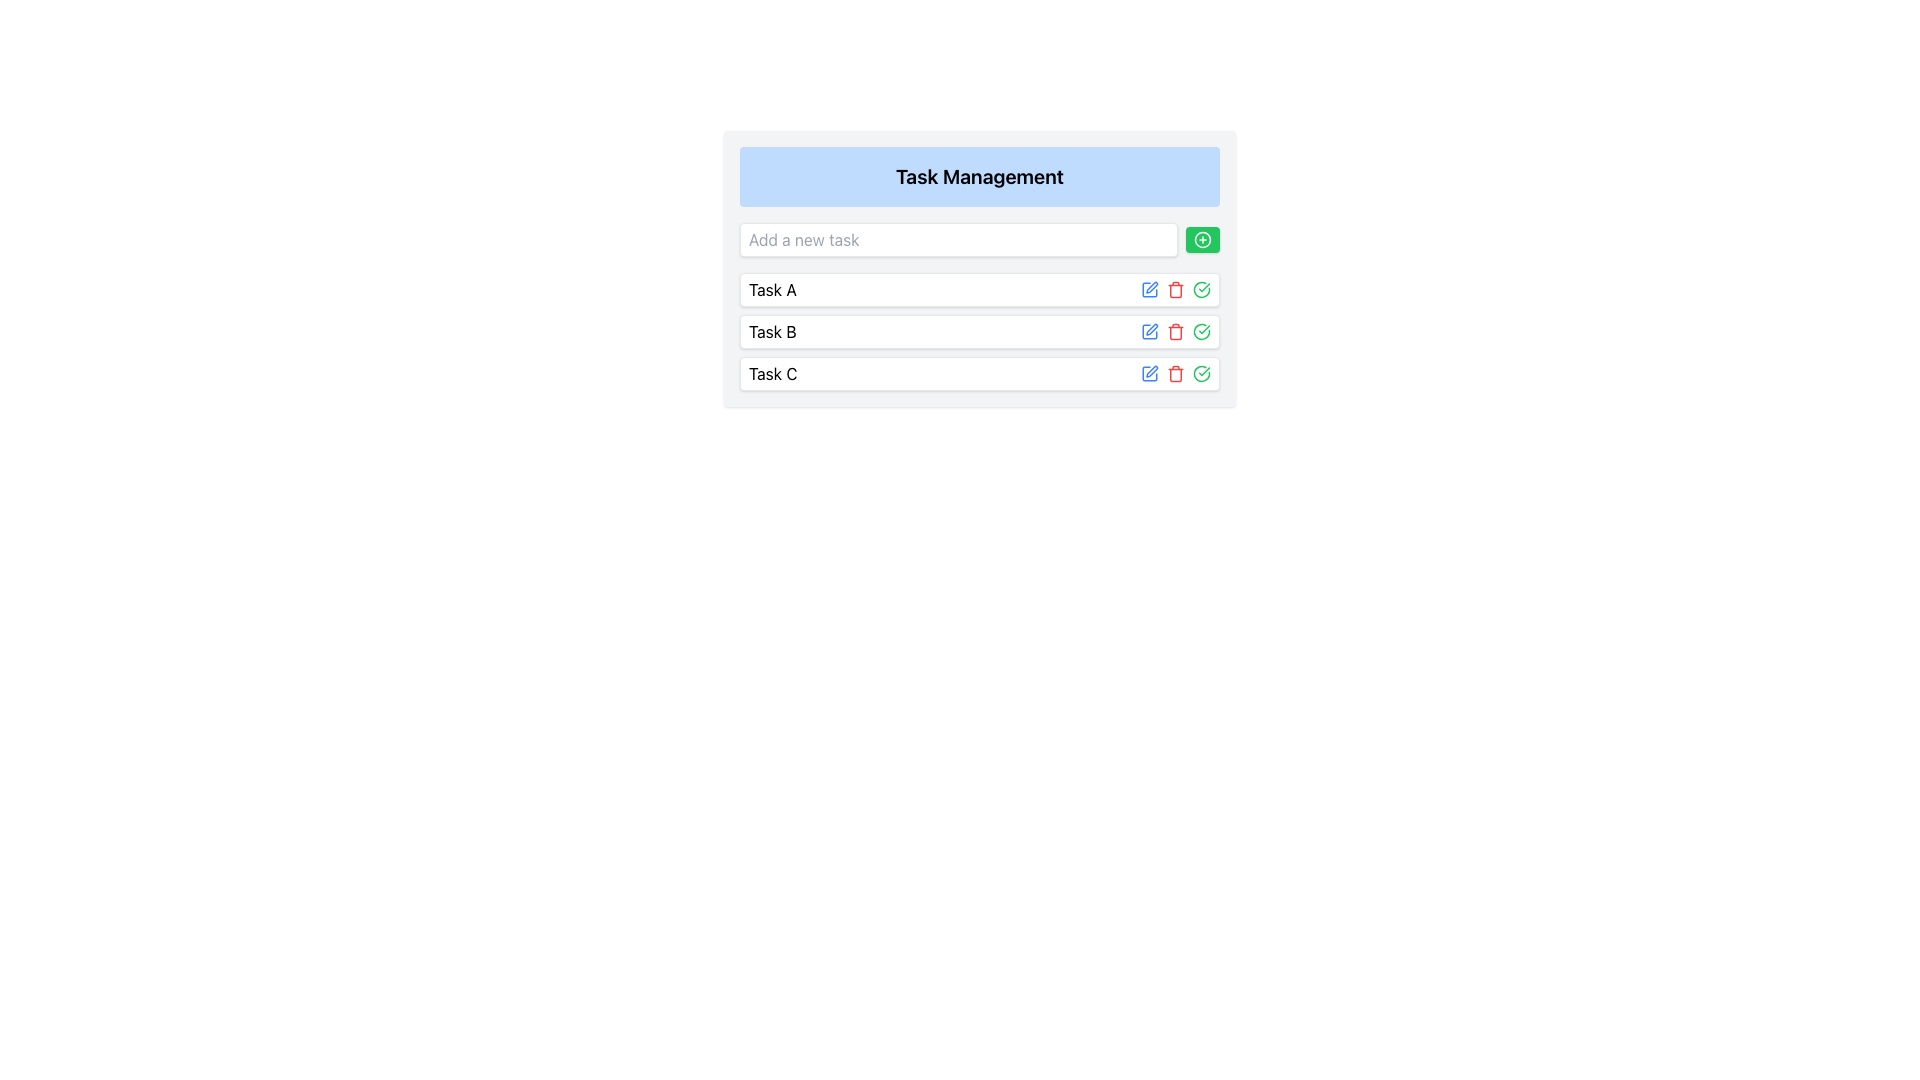 This screenshot has width=1920, height=1080. I want to click on the edit button associated with 'Task A', so click(1150, 289).